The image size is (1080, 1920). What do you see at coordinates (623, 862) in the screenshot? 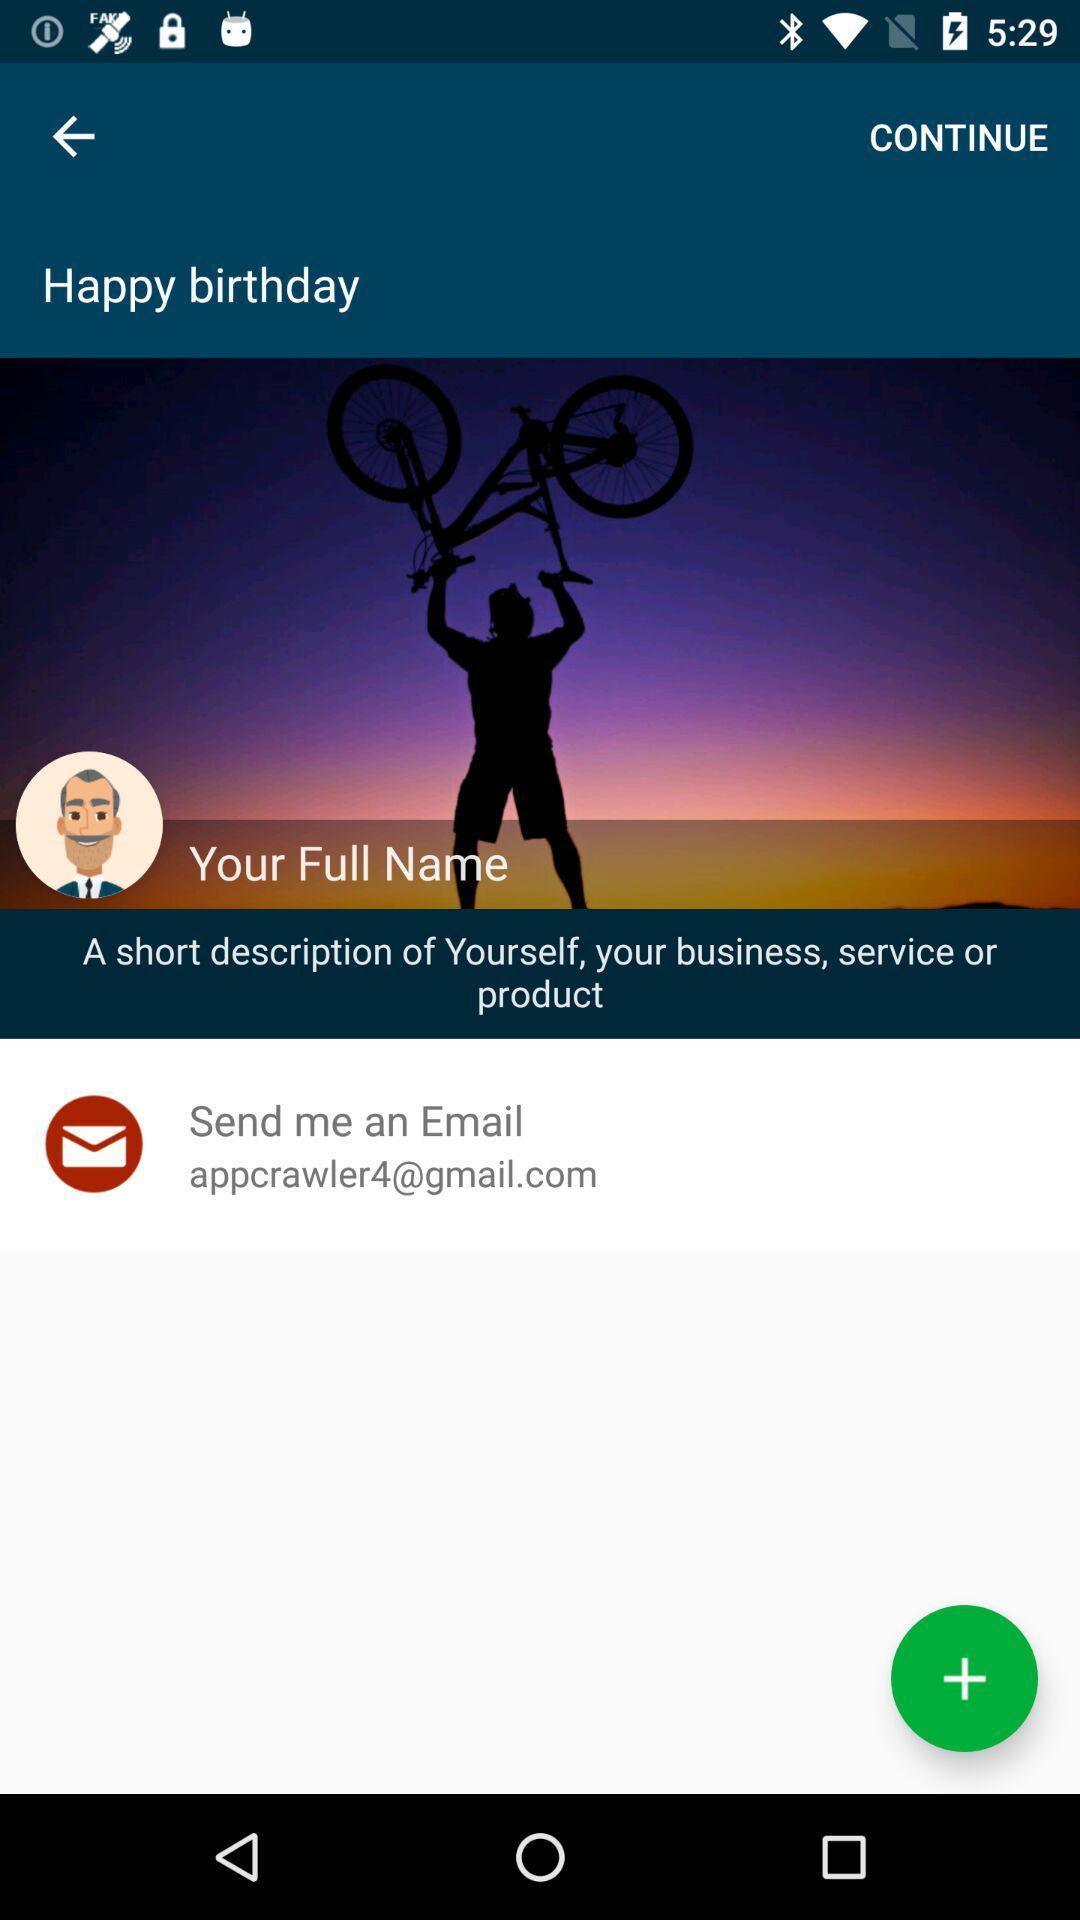
I see `your full name icon` at bounding box center [623, 862].